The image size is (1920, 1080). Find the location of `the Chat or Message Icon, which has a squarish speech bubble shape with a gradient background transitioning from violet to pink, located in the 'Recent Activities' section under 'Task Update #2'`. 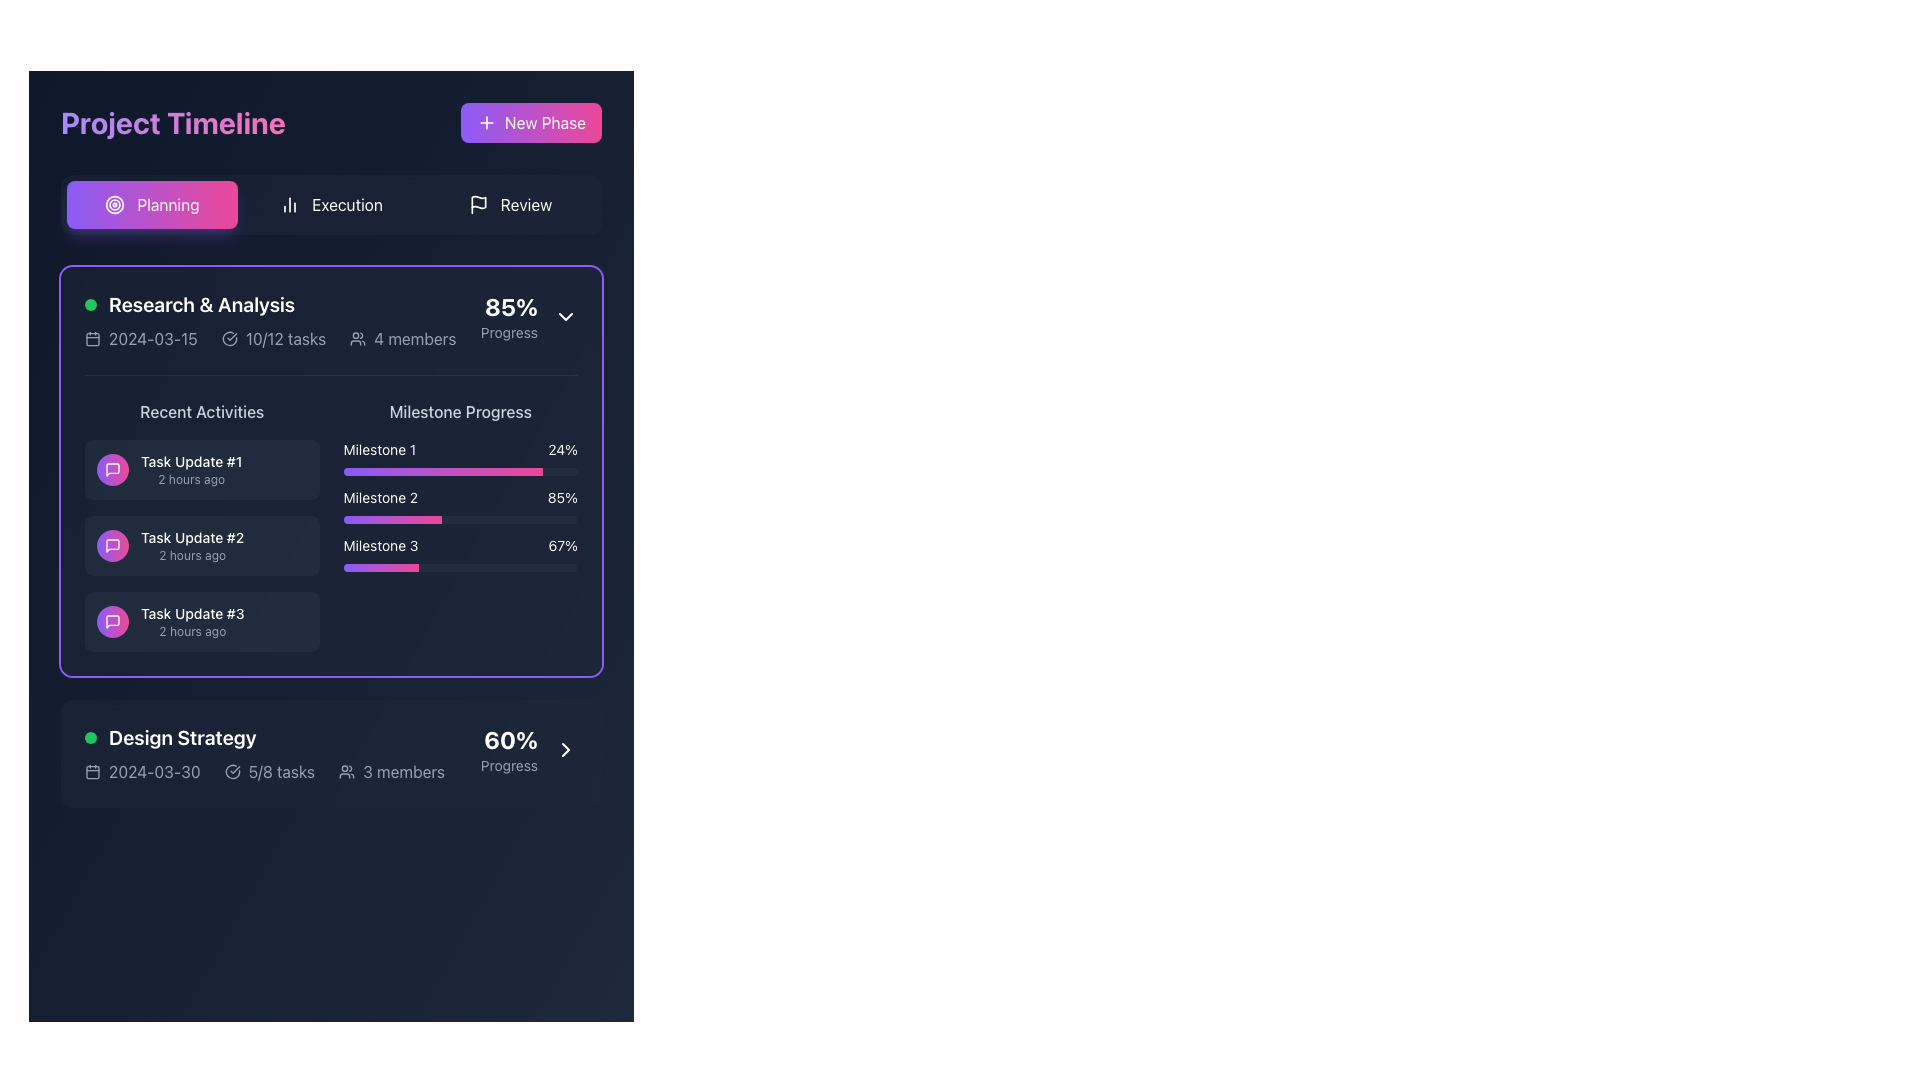

the Chat or Message Icon, which has a squarish speech bubble shape with a gradient background transitioning from violet to pink, located in the 'Recent Activities' section under 'Task Update #2' is located at coordinates (112, 470).